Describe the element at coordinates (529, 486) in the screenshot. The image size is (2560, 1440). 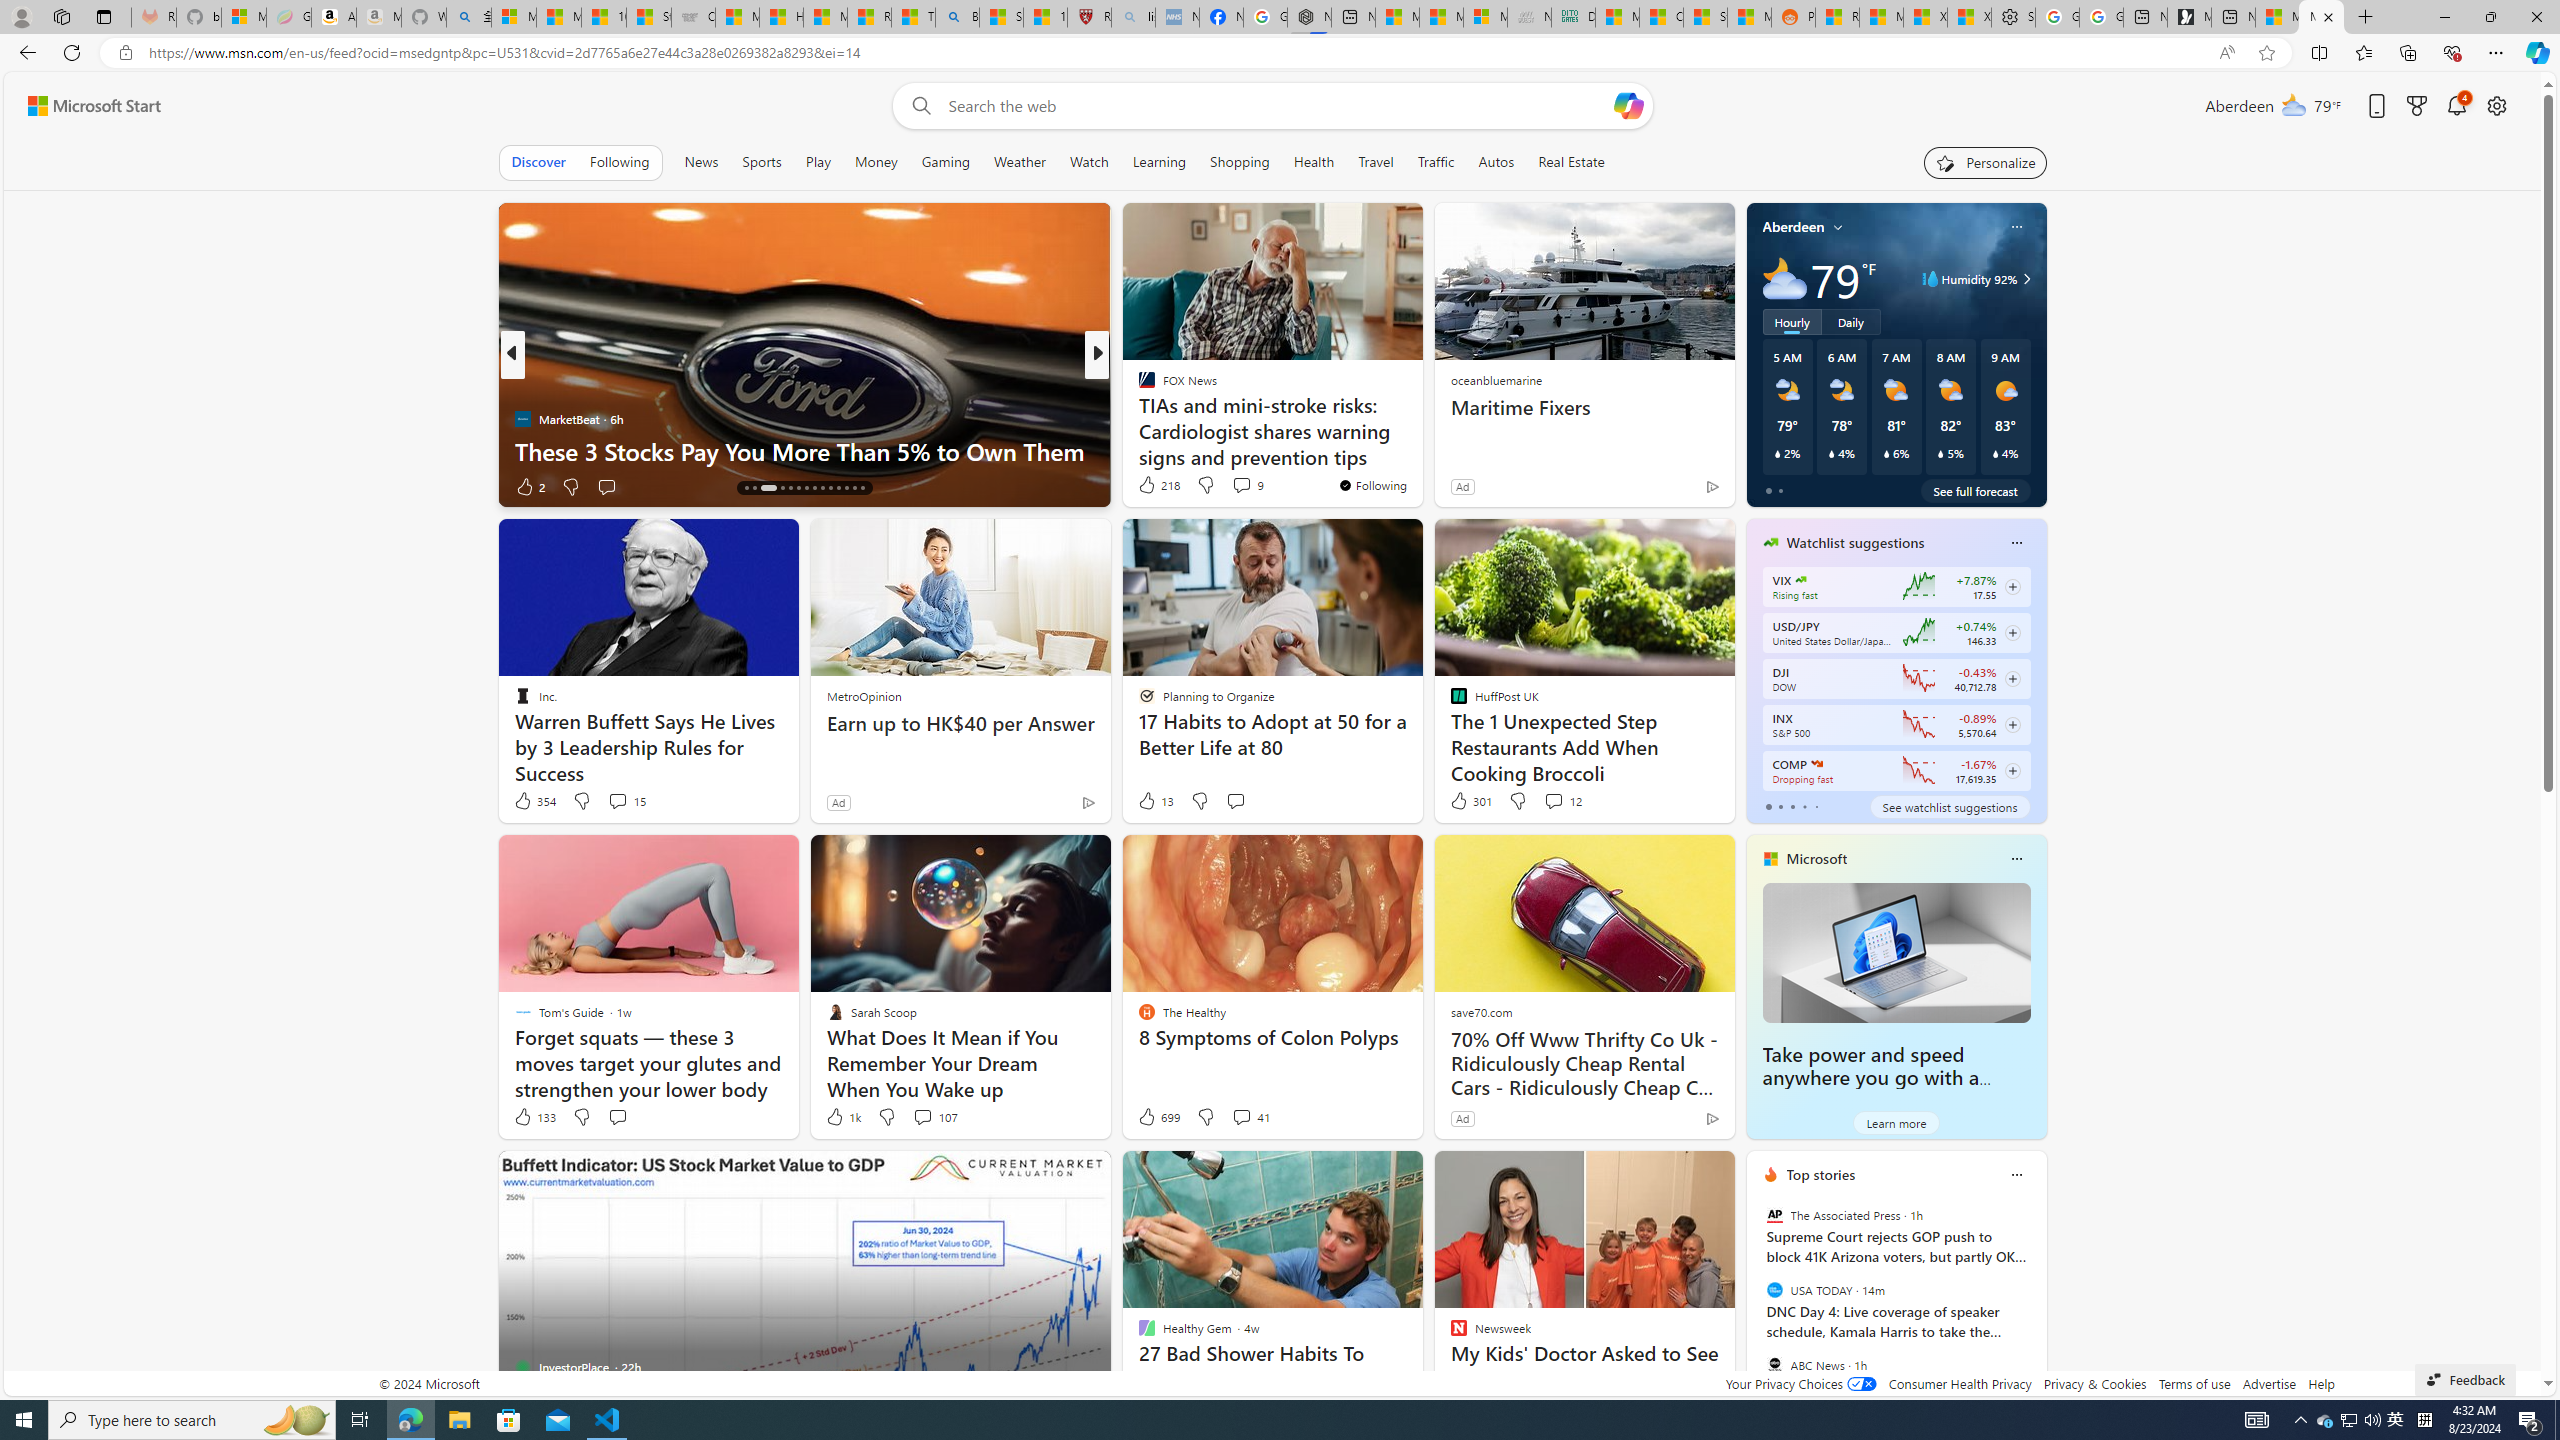
I see `'2 Like'` at that location.